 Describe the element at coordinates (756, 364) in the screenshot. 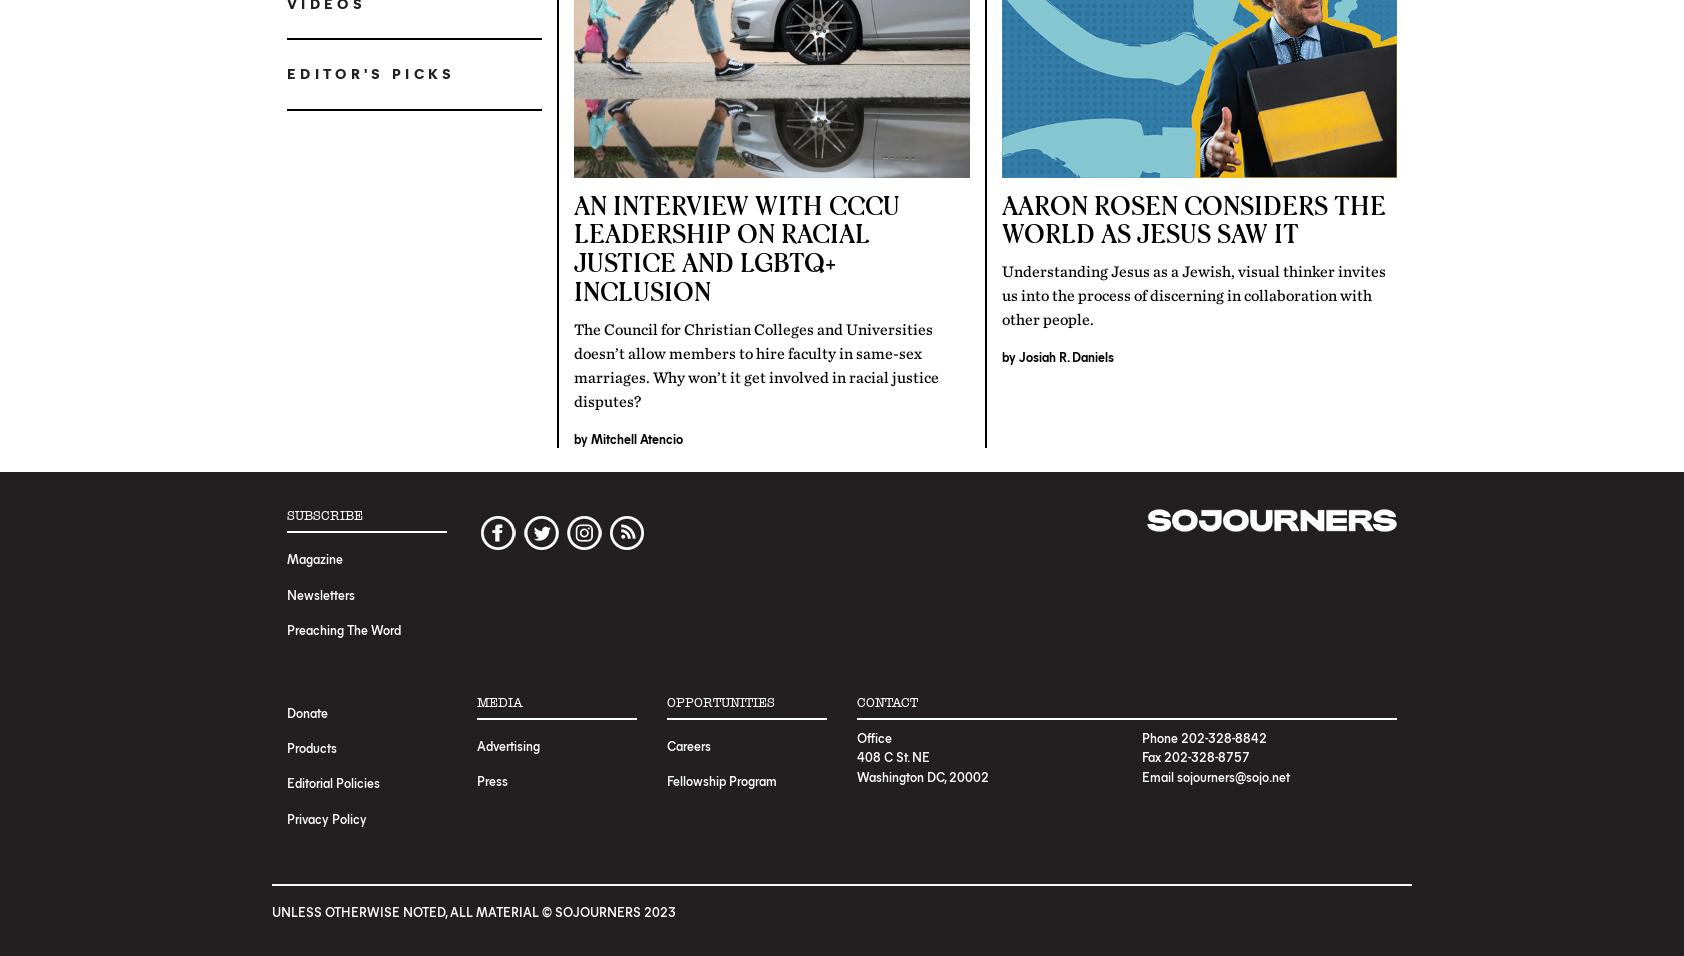

I see `'The Council for Christian Colleges and Universities doesn’t allow members to hire faculty in same-sex marriages. Why won’t it get involved in racial justice disputes?'` at that location.